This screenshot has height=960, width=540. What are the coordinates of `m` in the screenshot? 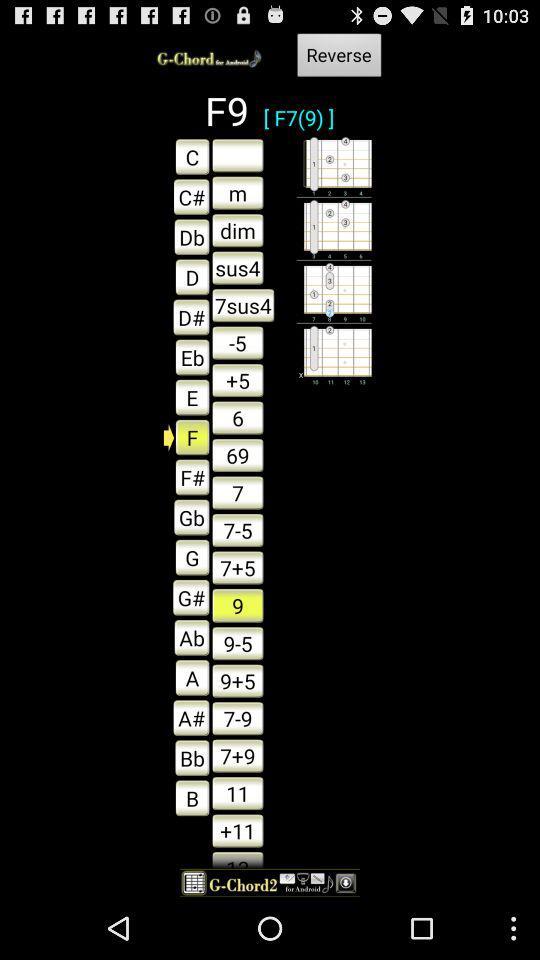 It's located at (237, 192).